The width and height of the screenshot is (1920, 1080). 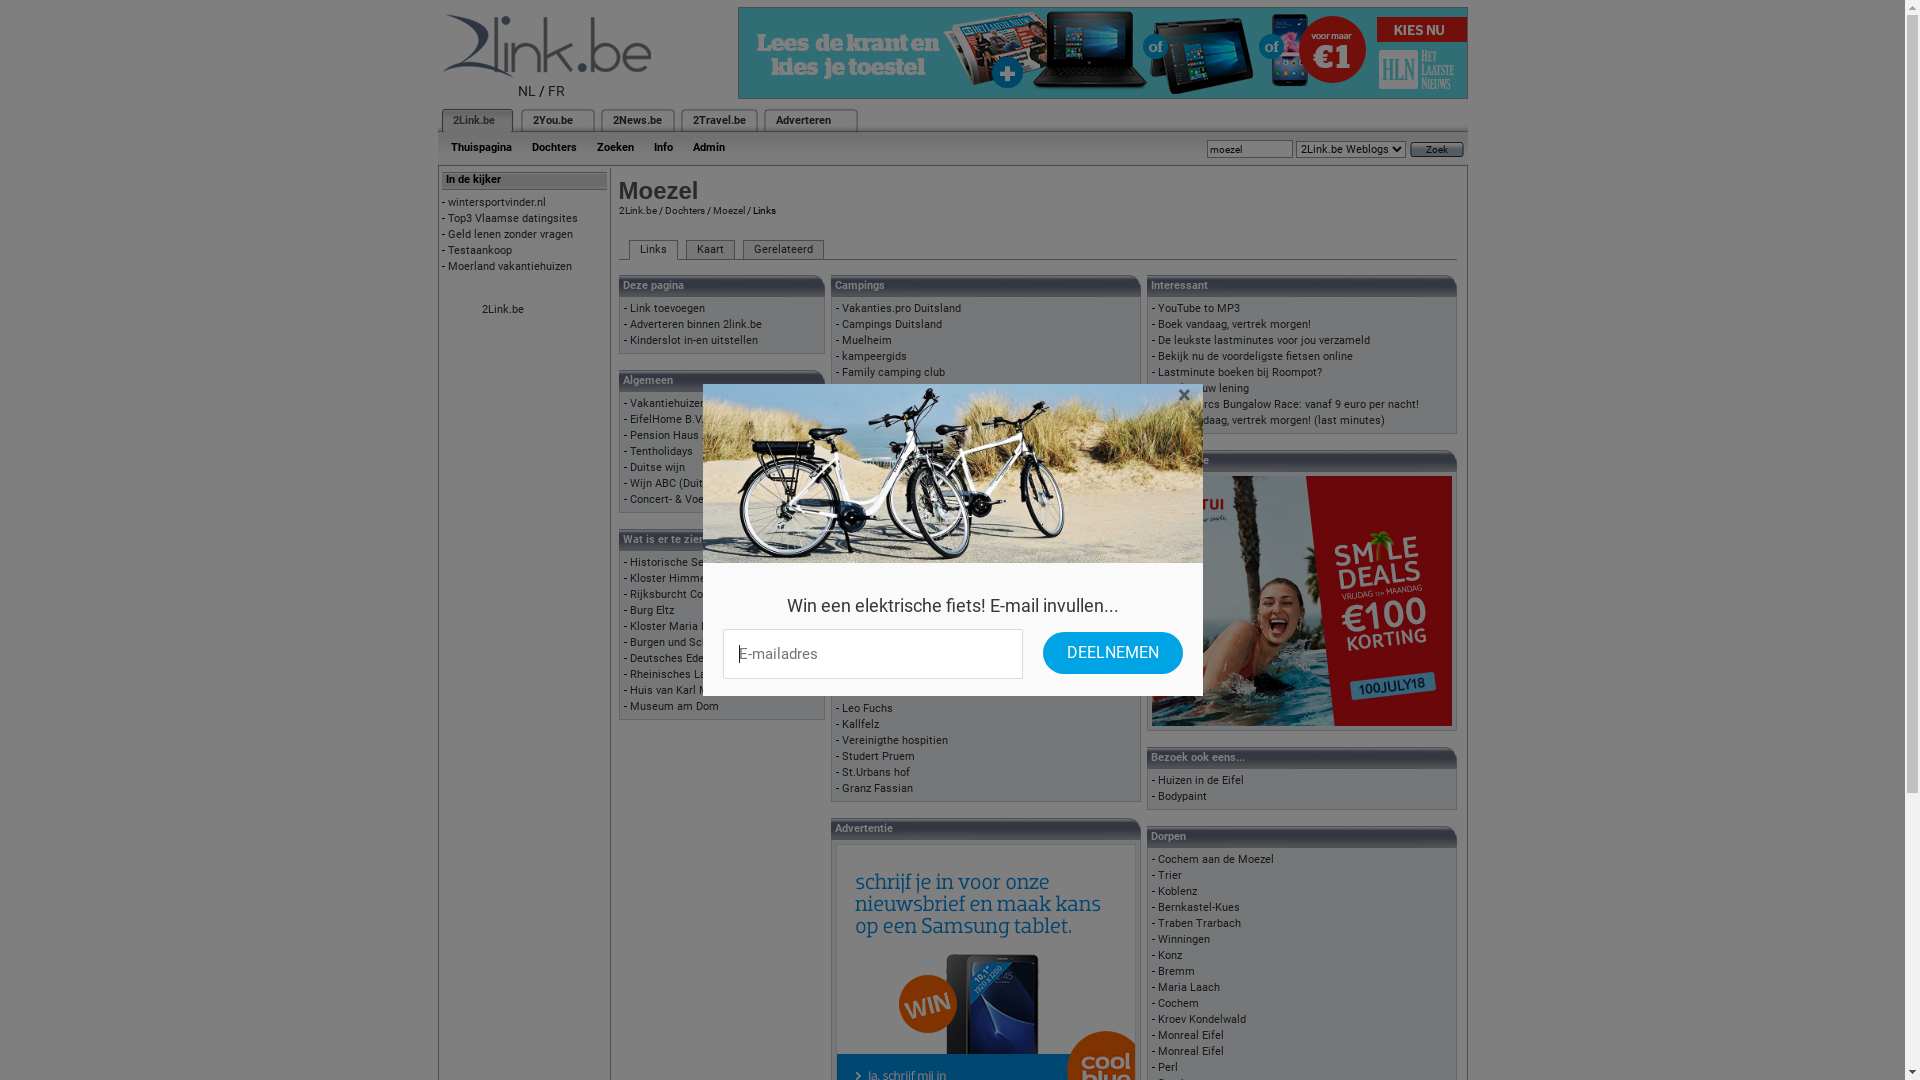 I want to click on 'Boek vandaag, vertrek morgen! (last minutes)', so click(x=1270, y=419).